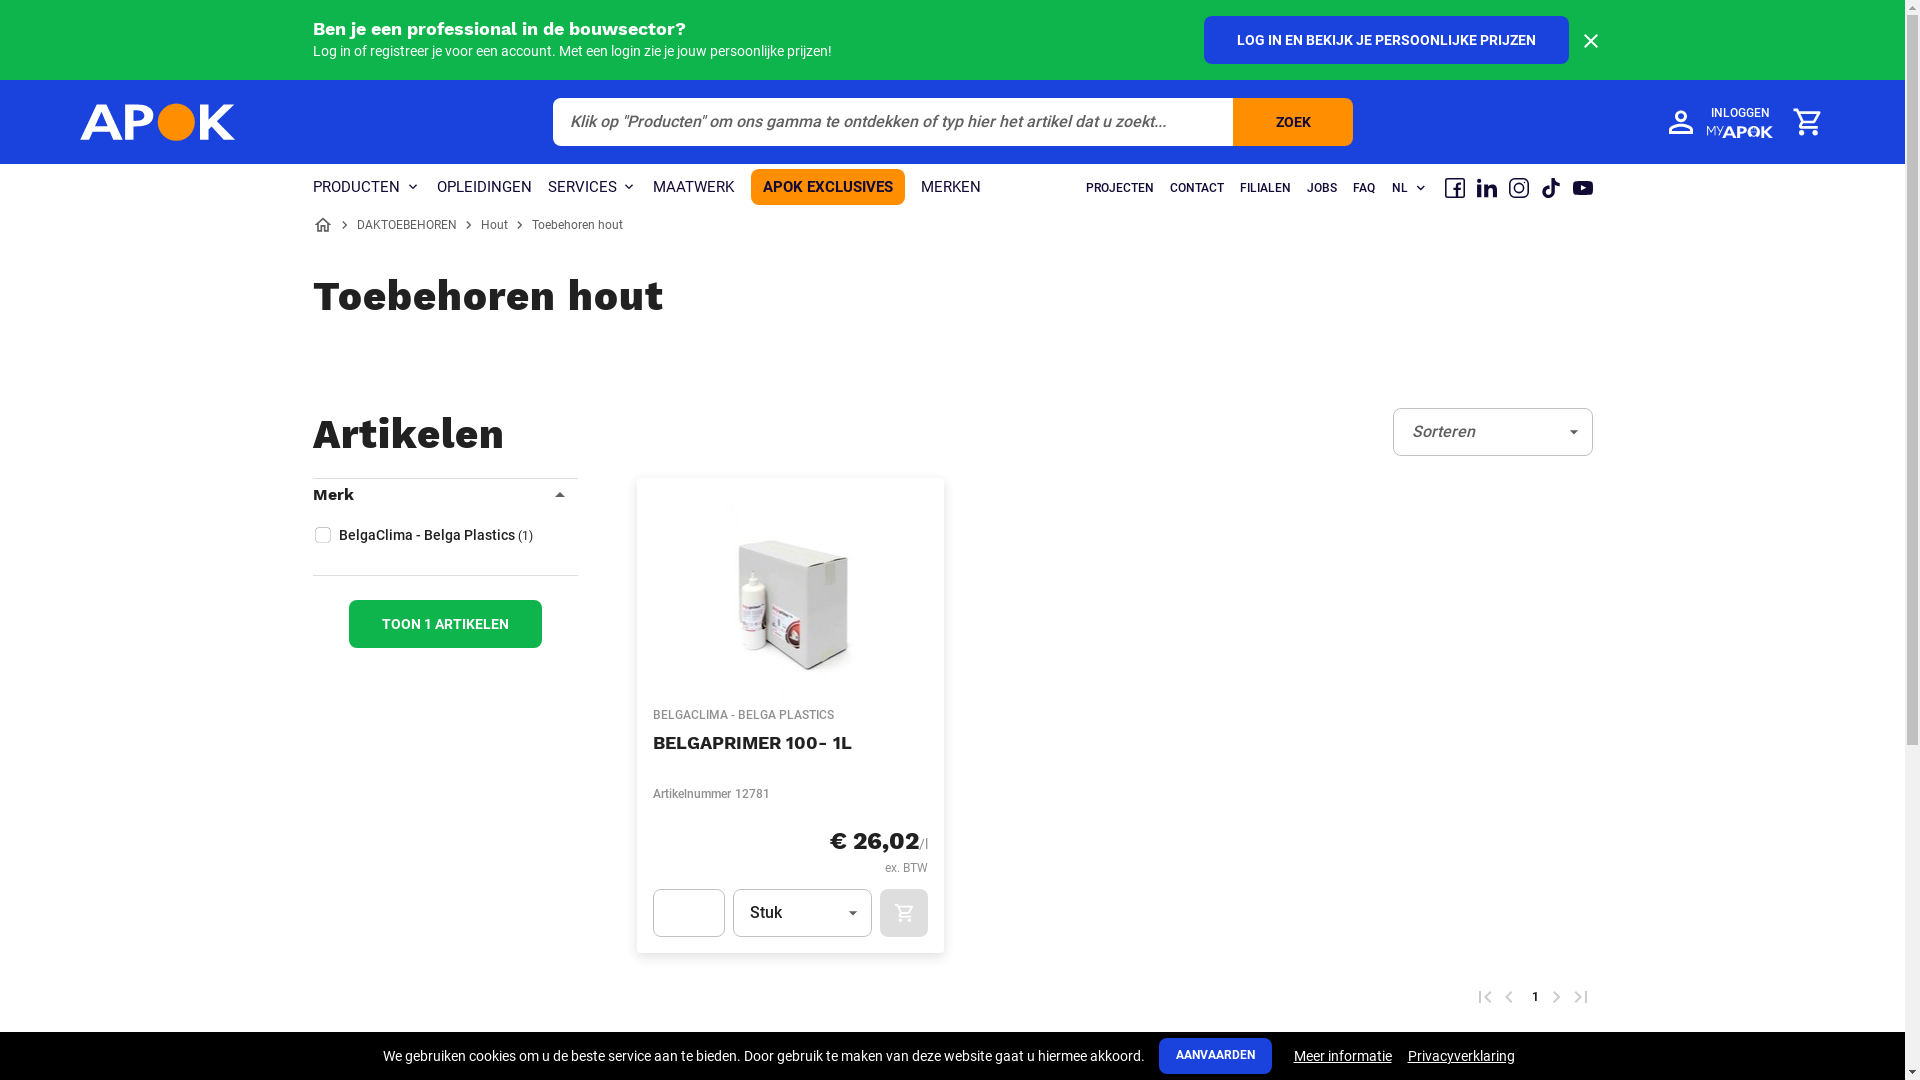  What do you see at coordinates (1549, 188) in the screenshot?
I see `'TikTok'` at bounding box center [1549, 188].